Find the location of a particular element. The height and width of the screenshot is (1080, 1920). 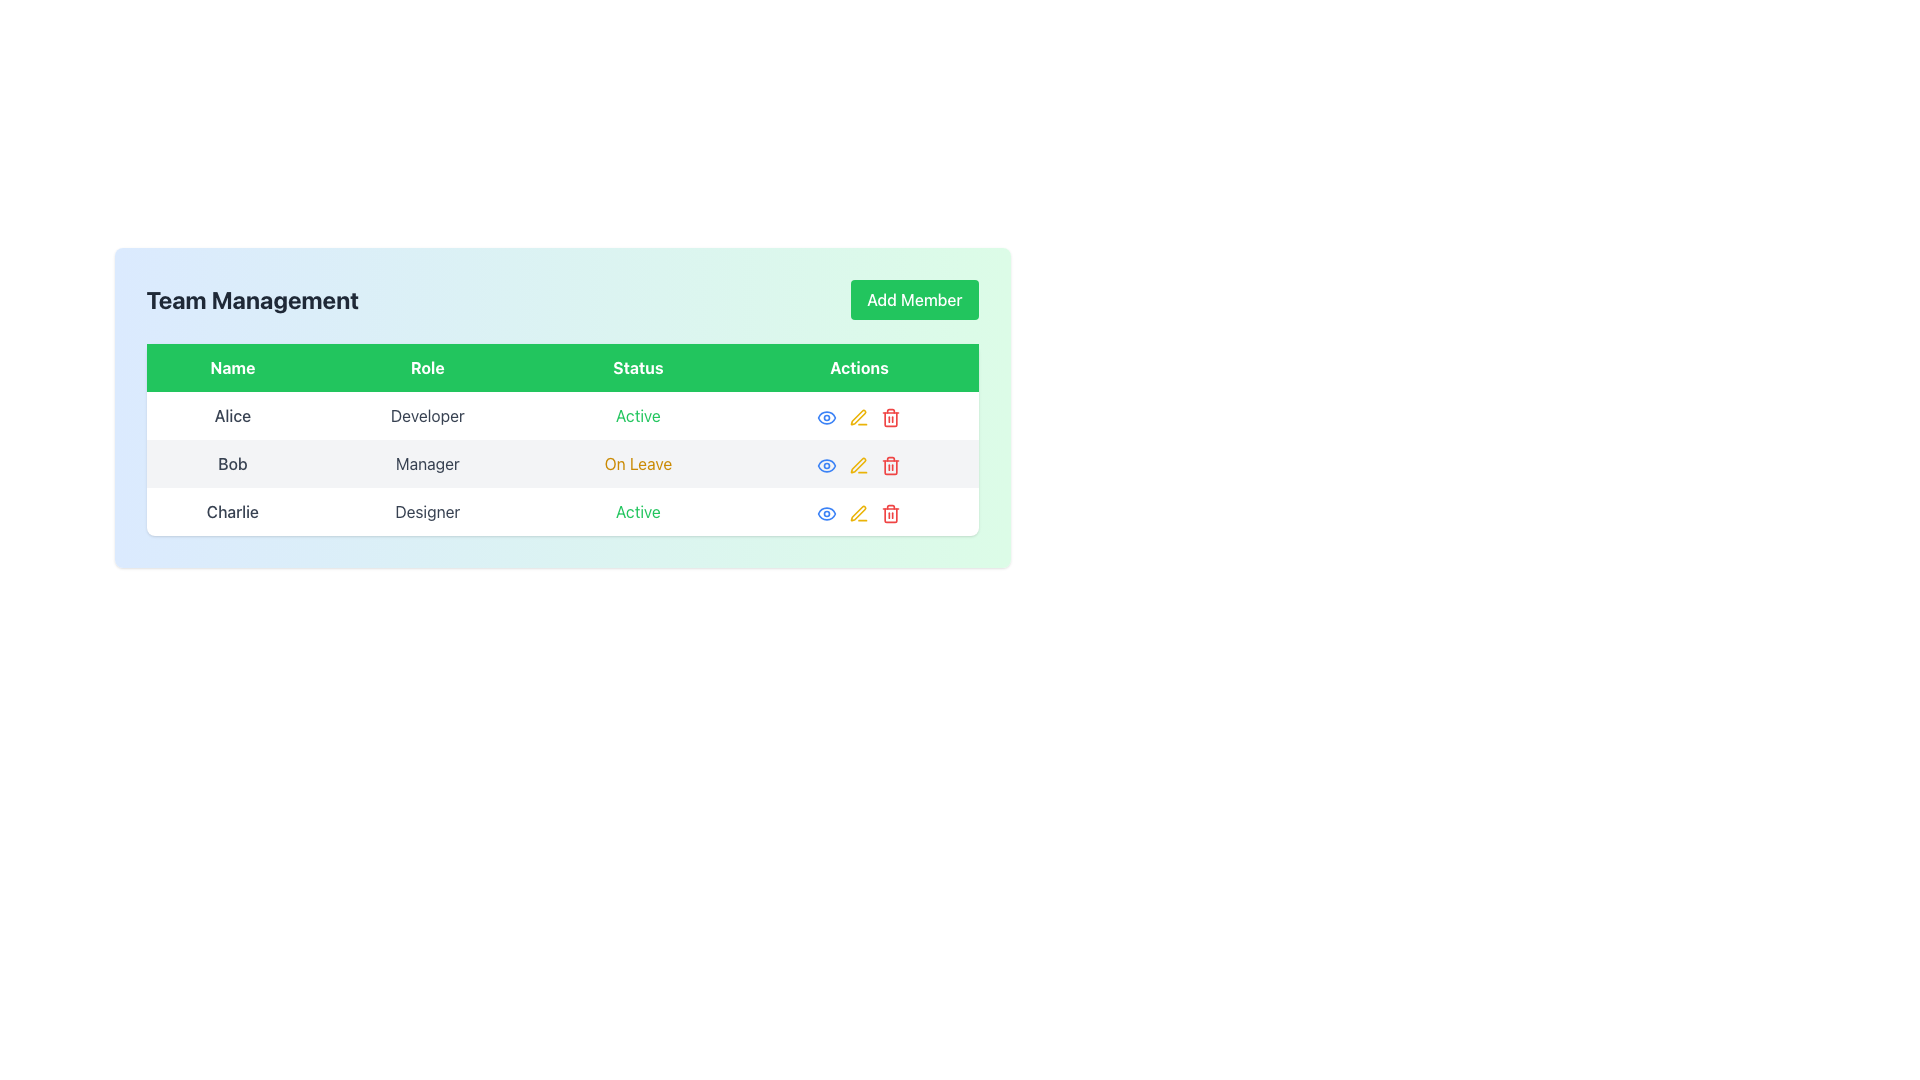

the Table Header Cell labeled 'Status' with a green background and white text, which is the third cell from the left in the header row of the table is located at coordinates (637, 367).